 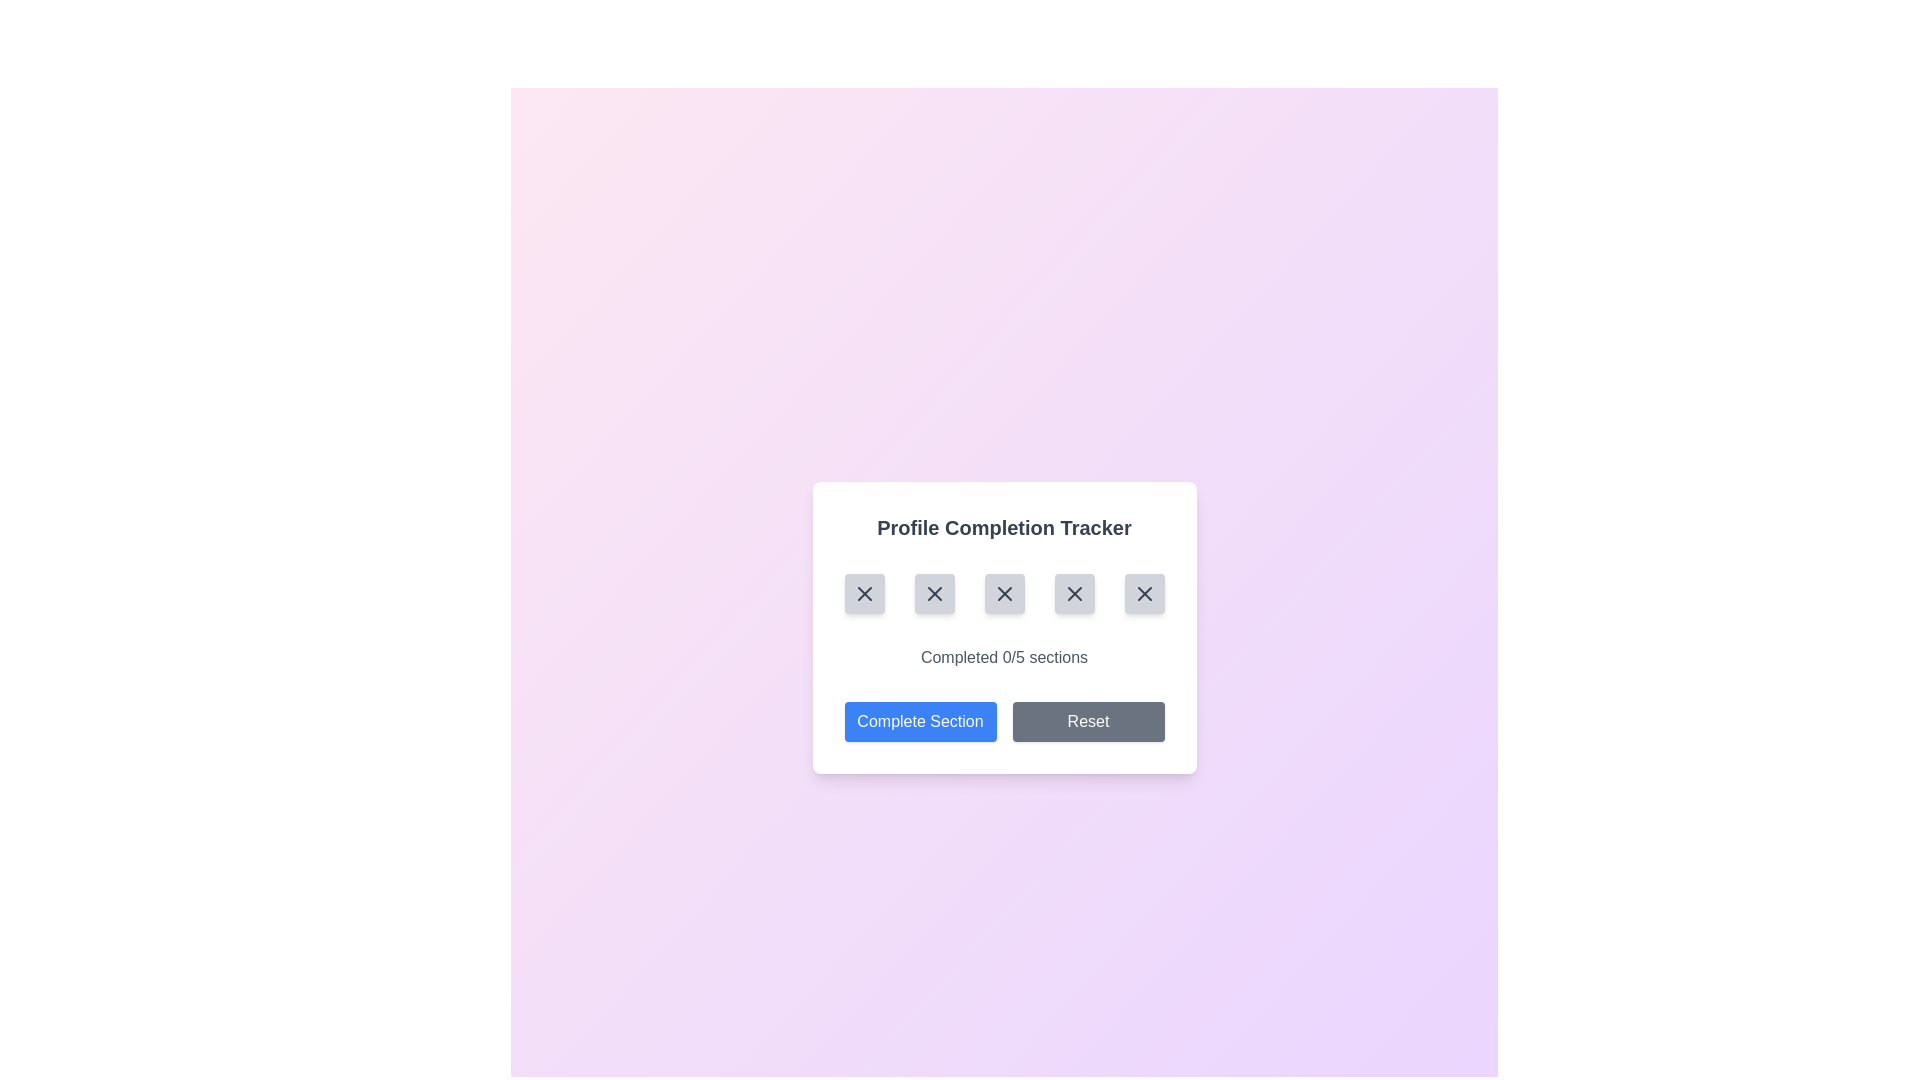 What do you see at coordinates (1144, 593) in the screenshot?
I see `the icon button indicating the uncompleted state of a checklist item in the Profile Completion Tracker` at bounding box center [1144, 593].